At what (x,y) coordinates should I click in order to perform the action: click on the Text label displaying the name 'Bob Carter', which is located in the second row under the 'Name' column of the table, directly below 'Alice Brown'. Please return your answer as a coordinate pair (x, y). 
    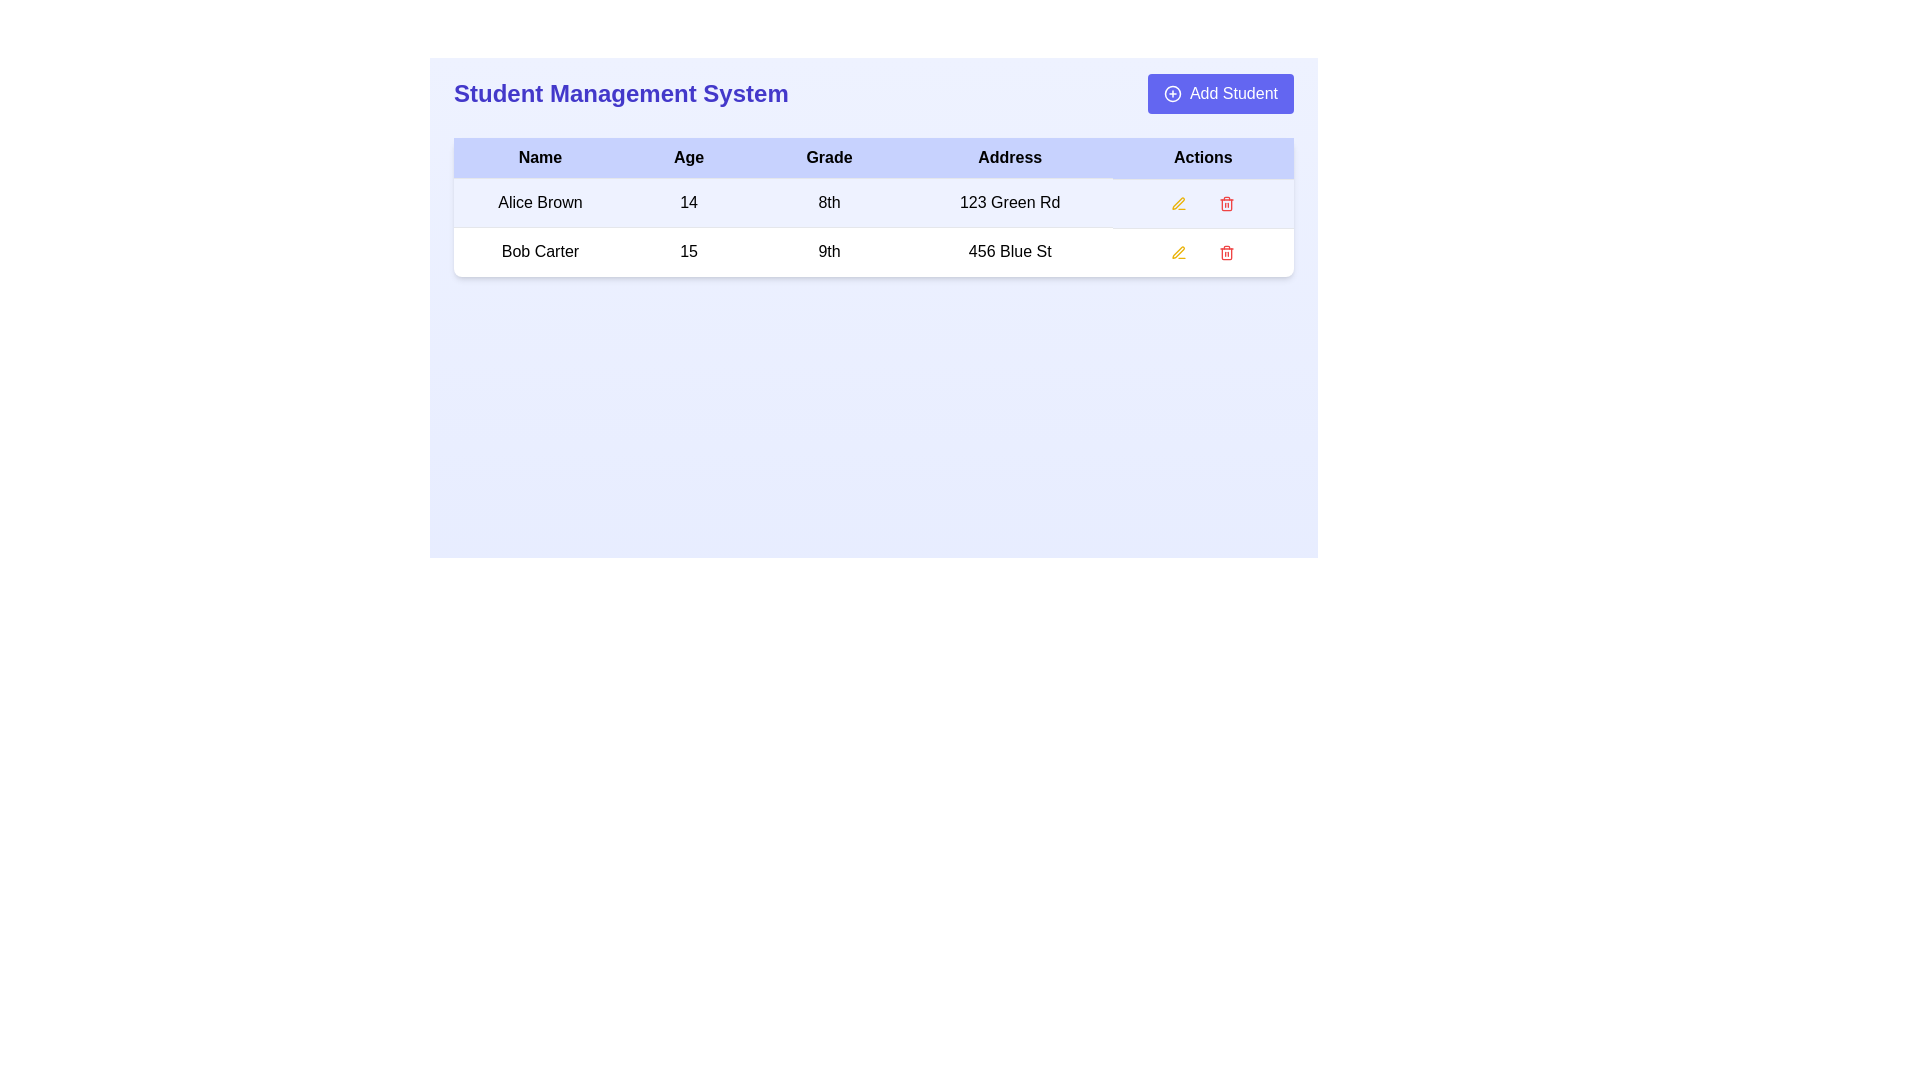
    Looking at the image, I should click on (540, 250).